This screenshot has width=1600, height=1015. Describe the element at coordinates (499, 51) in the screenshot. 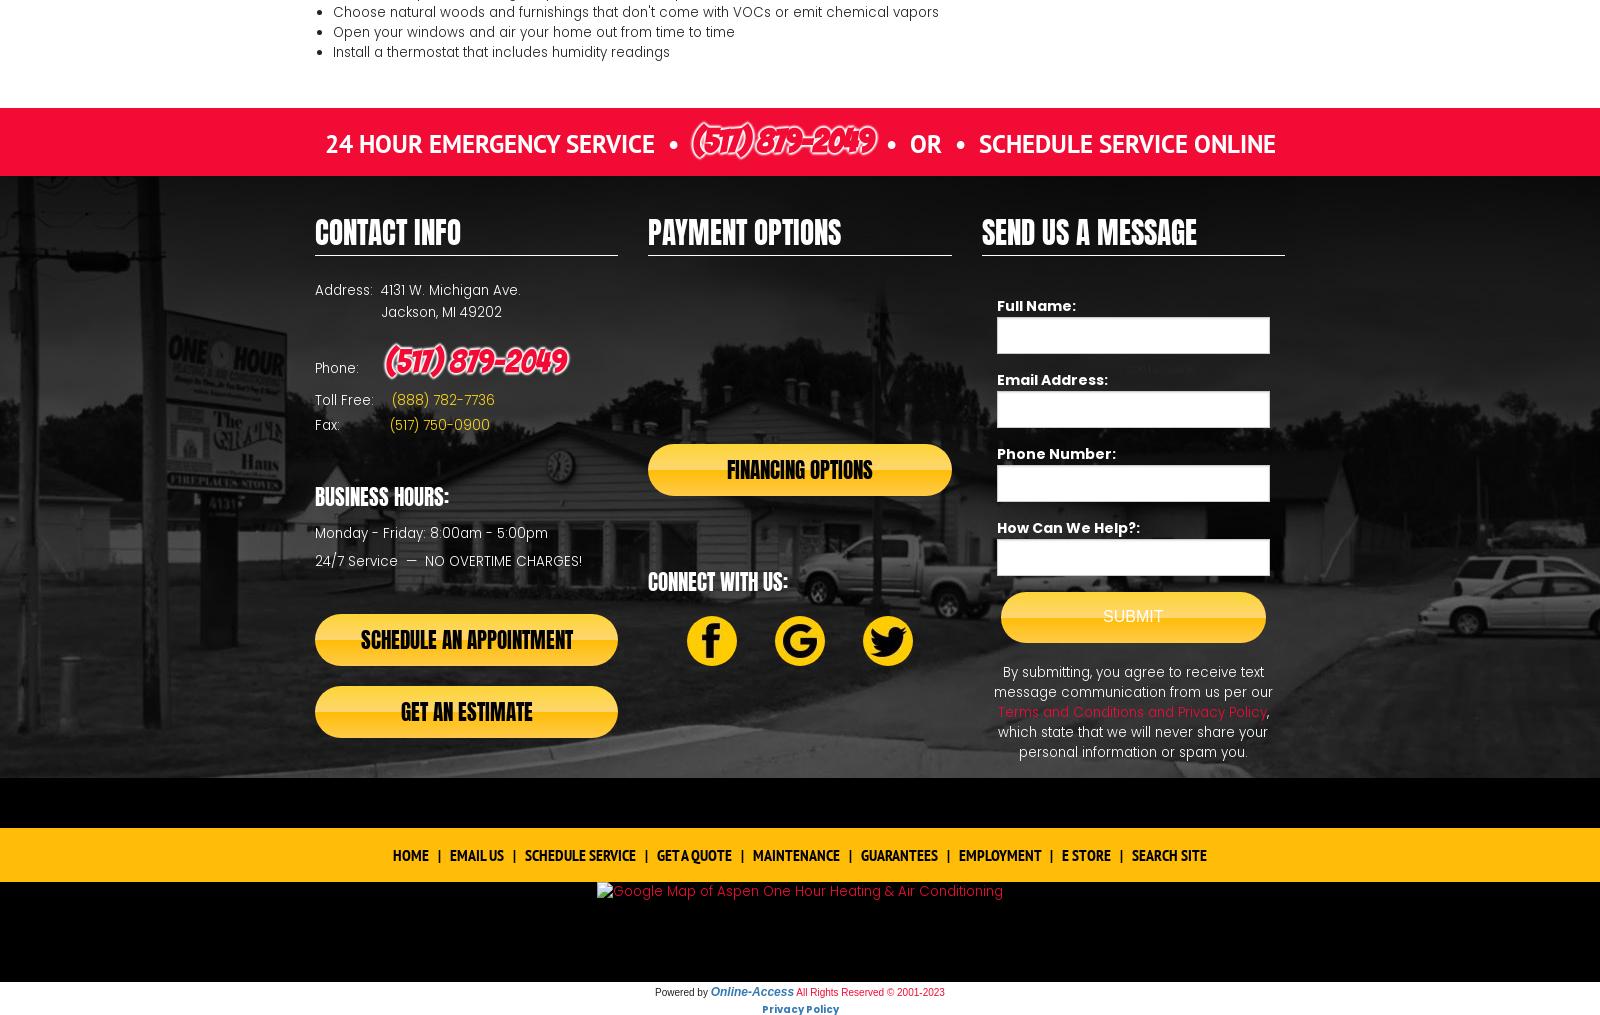

I see `'Install a thermostat that includes humidity readings'` at that location.